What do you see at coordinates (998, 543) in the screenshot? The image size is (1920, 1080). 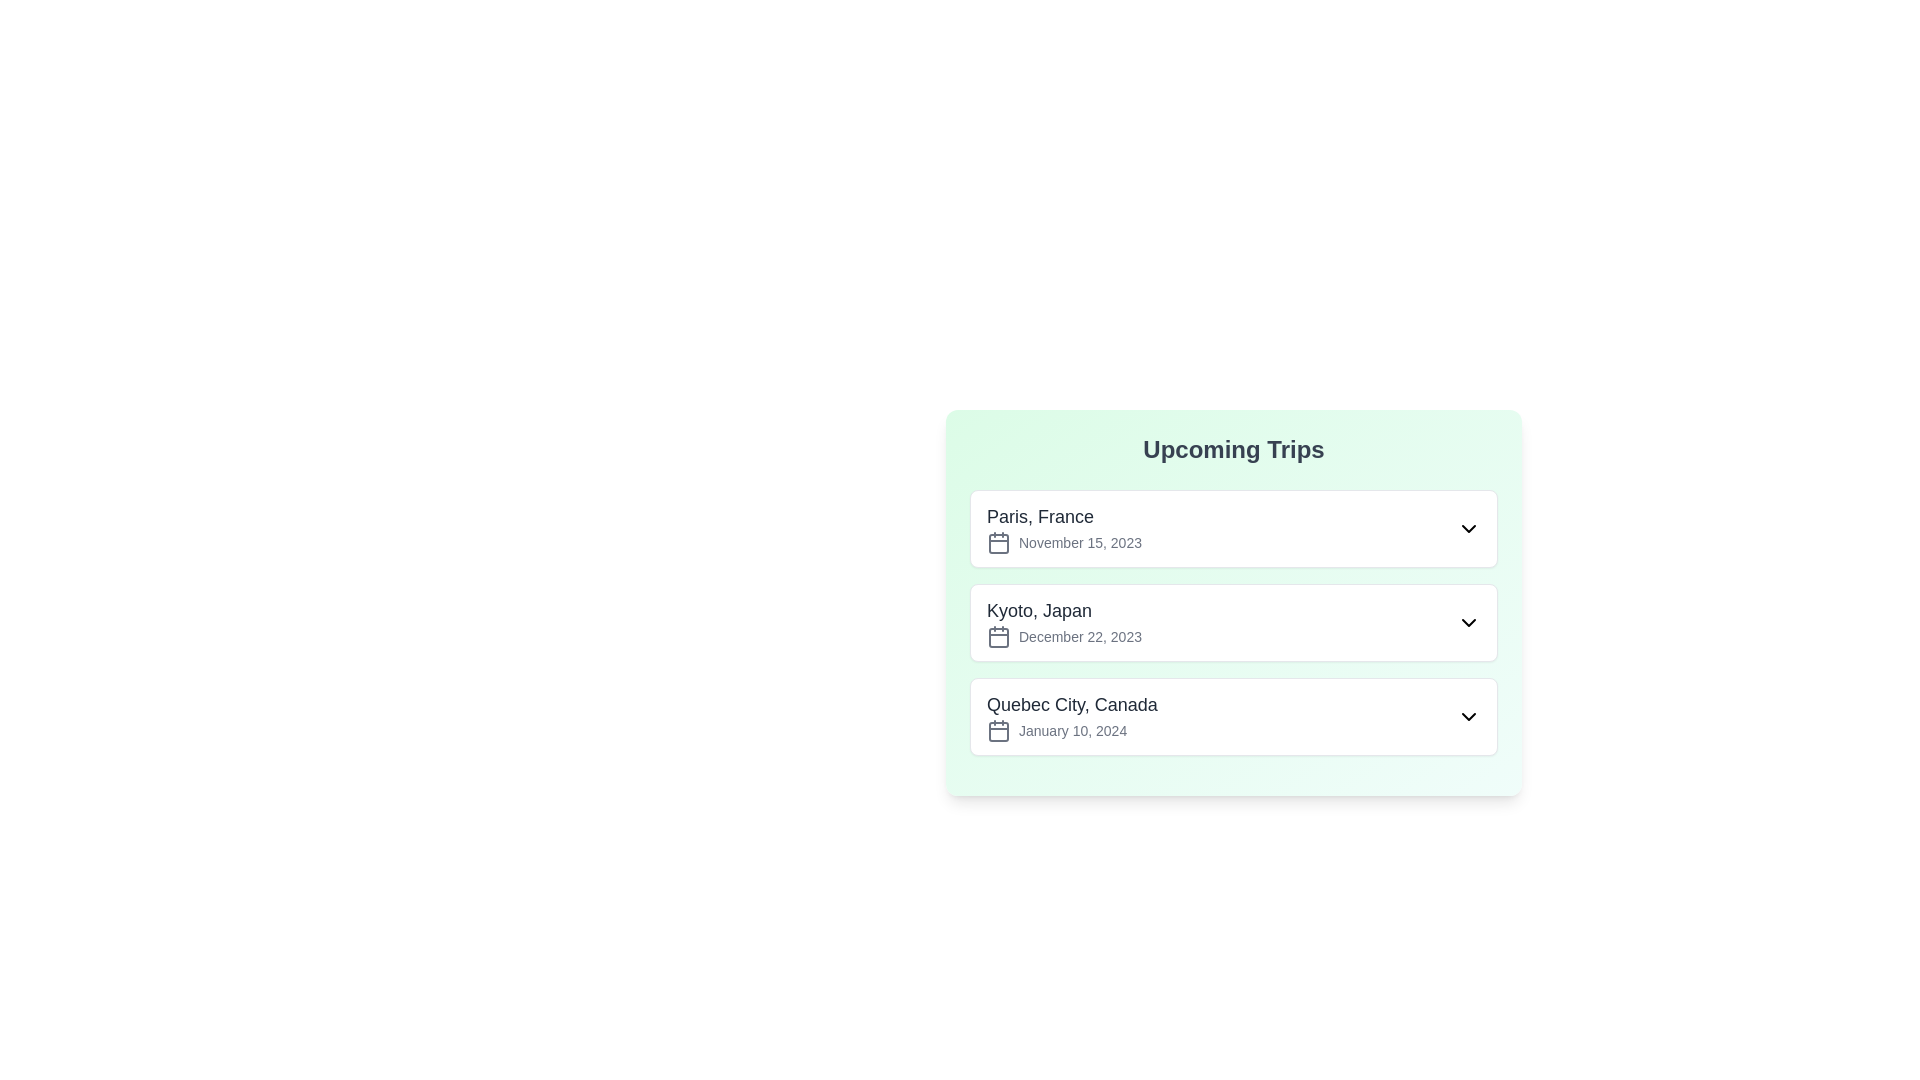 I see `the date icon located immediately to the left of the text 'November 15, 2023' in the upcoming trips section` at bounding box center [998, 543].